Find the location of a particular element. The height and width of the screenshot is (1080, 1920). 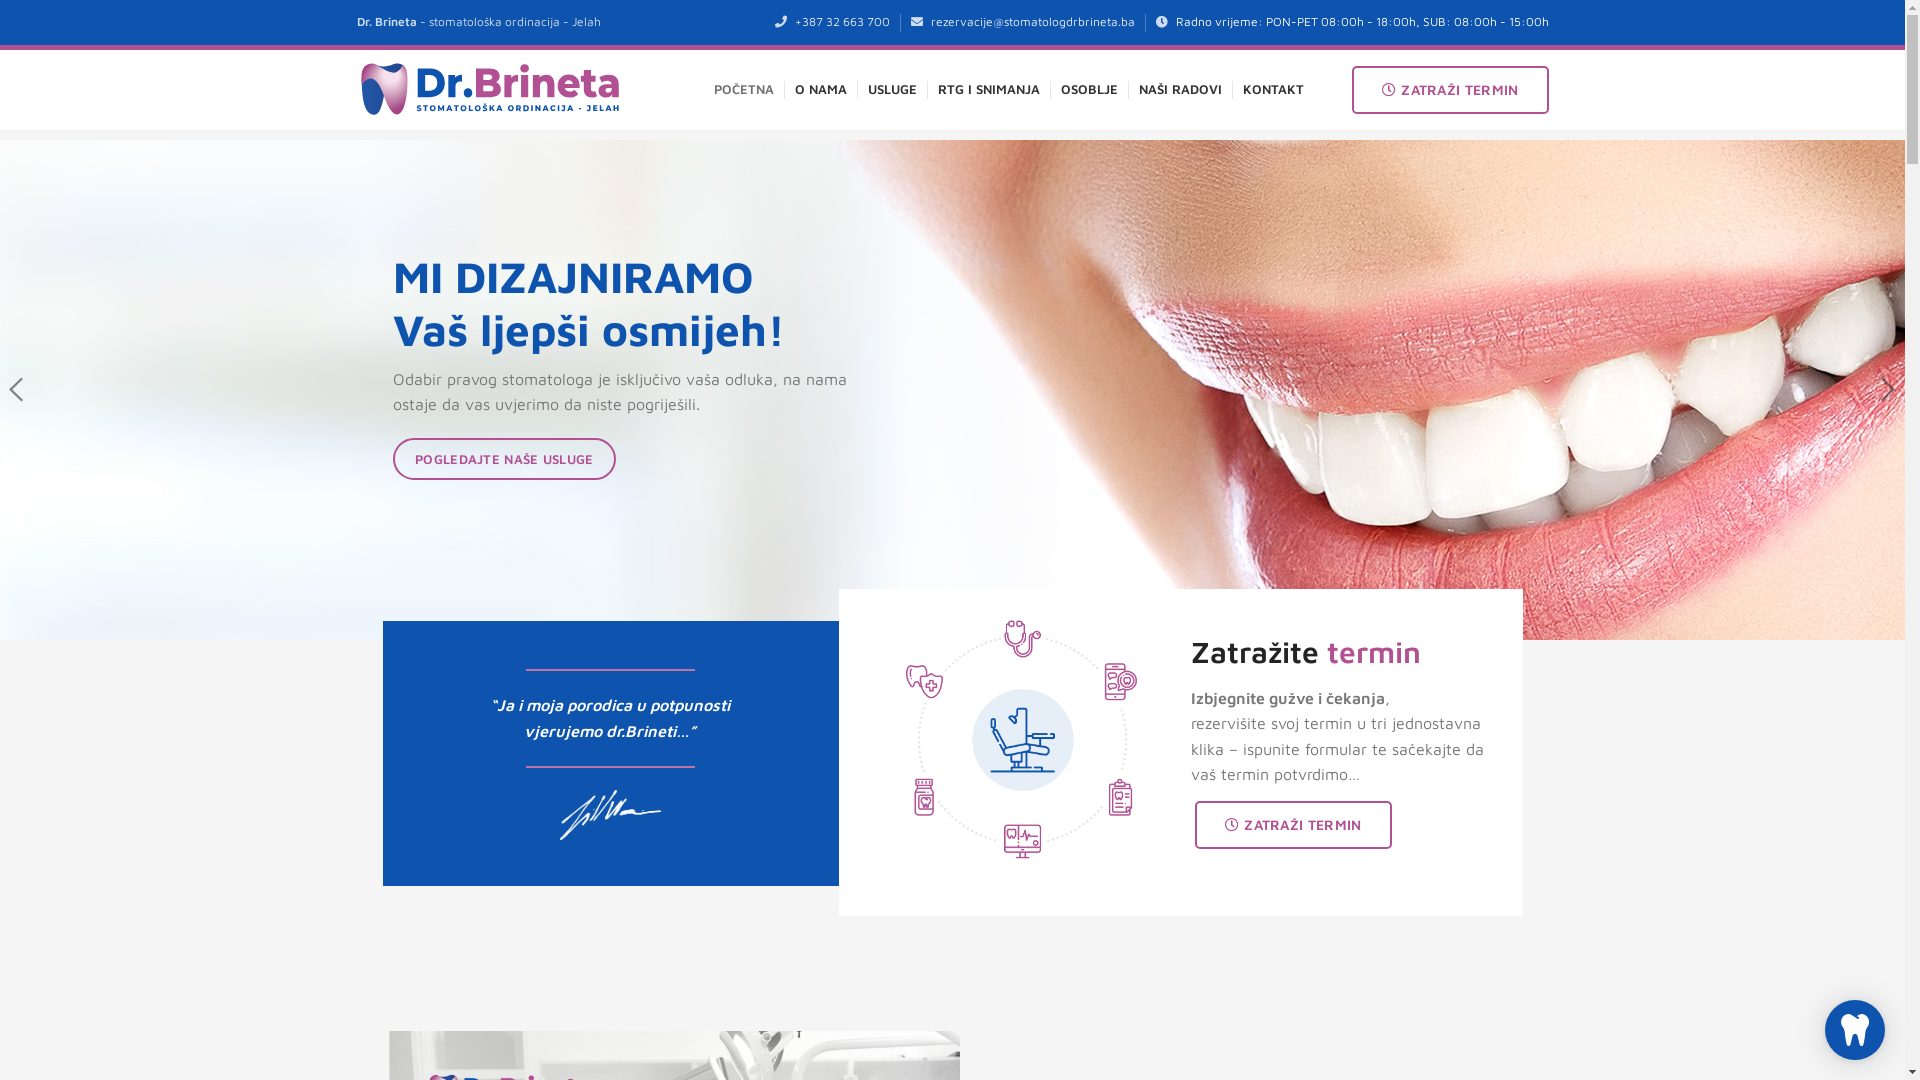

'OSOBLJE' is located at coordinates (1088, 88).